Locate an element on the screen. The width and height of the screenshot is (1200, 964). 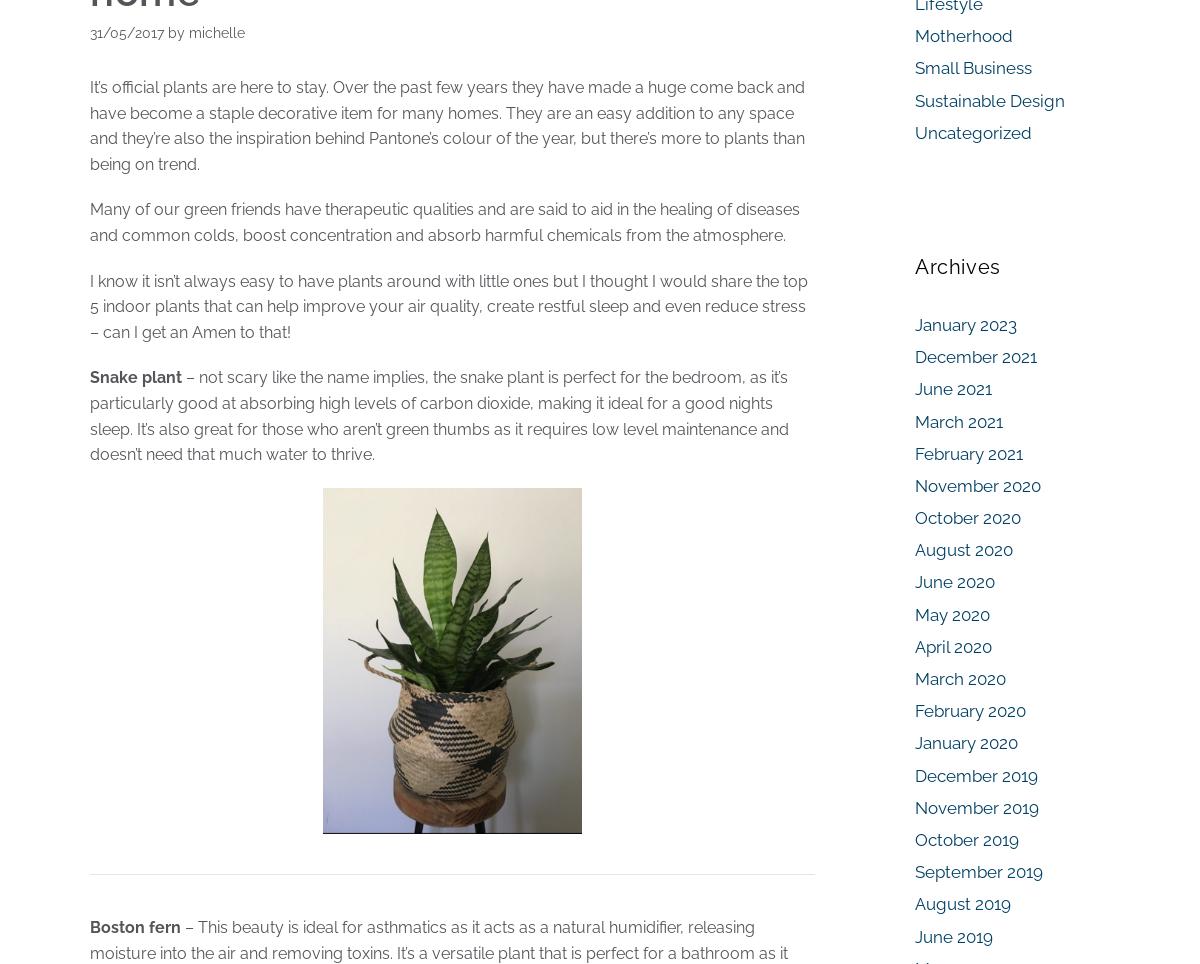
'June 2021' is located at coordinates (953, 388).